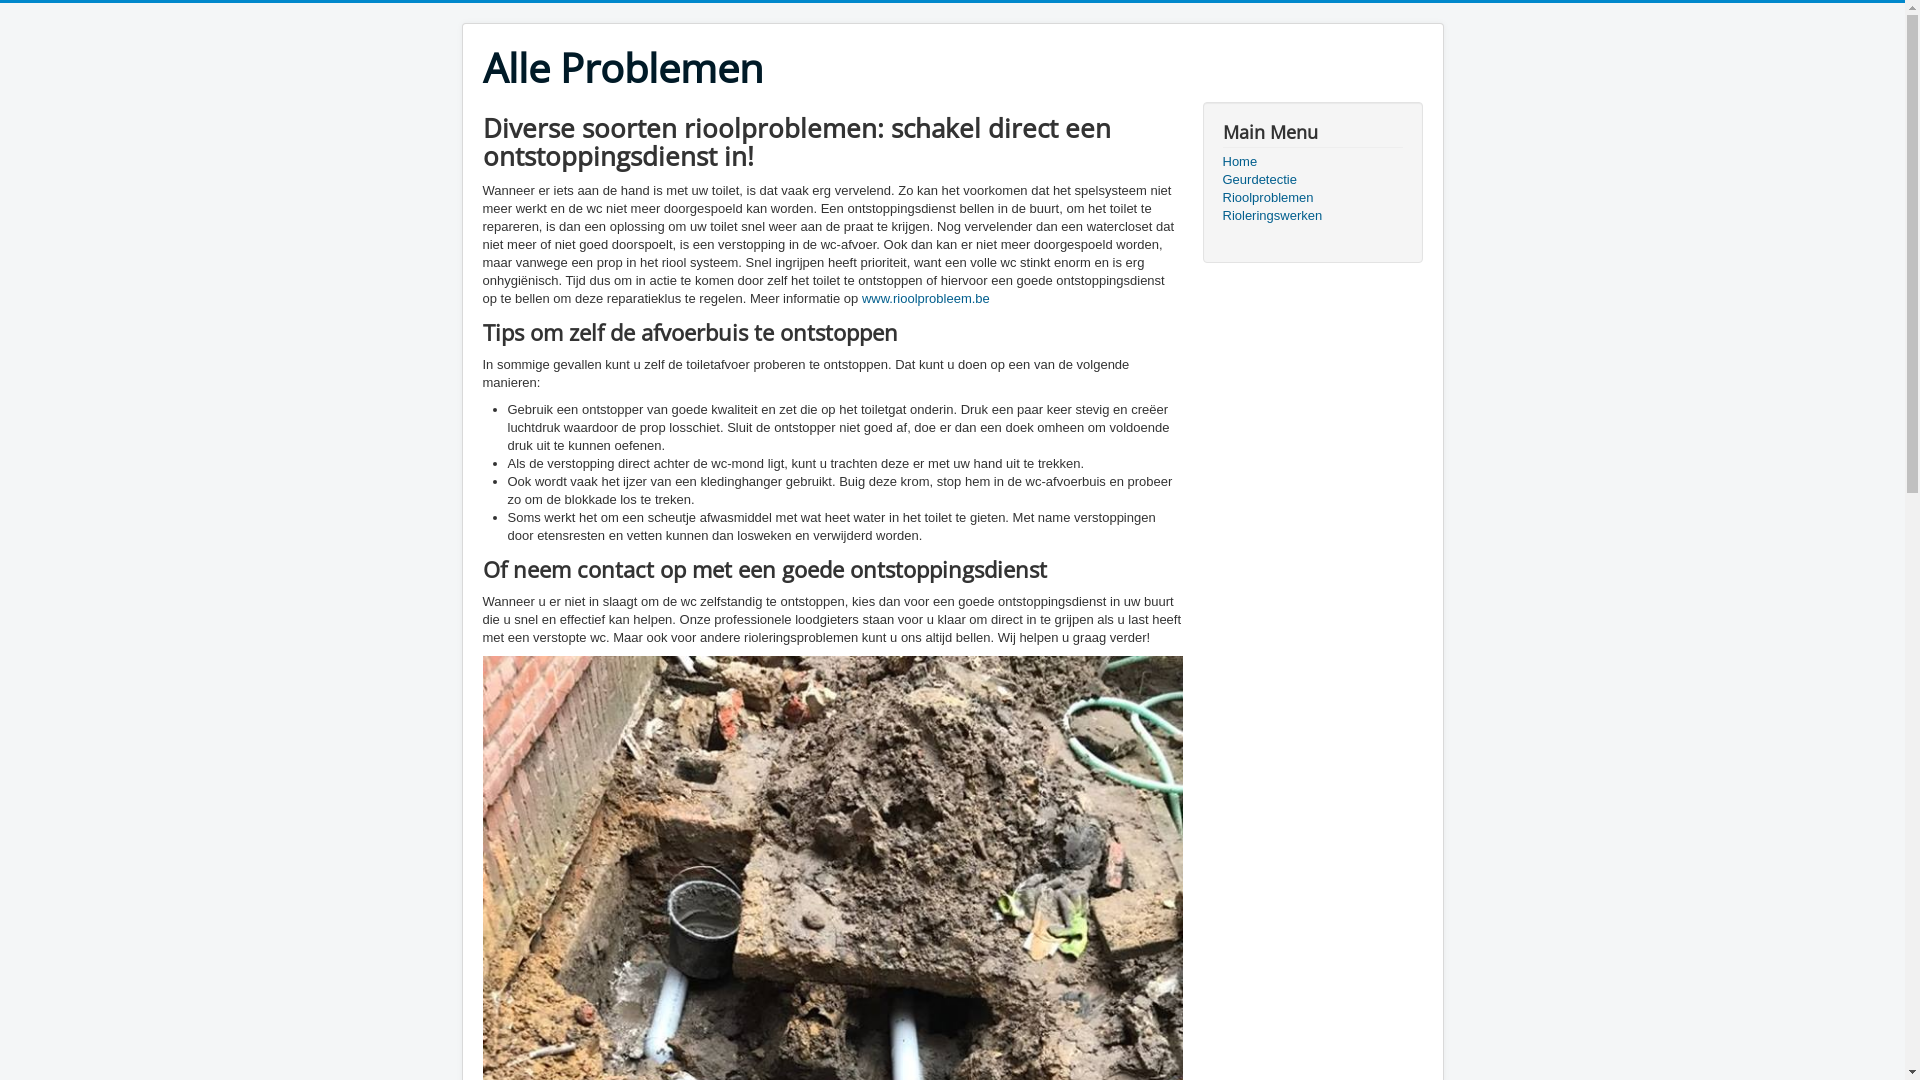  What do you see at coordinates (1311, 216) in the screenshot?
I see `'Rioleringswerken'` at bounding box center [1311, 216].